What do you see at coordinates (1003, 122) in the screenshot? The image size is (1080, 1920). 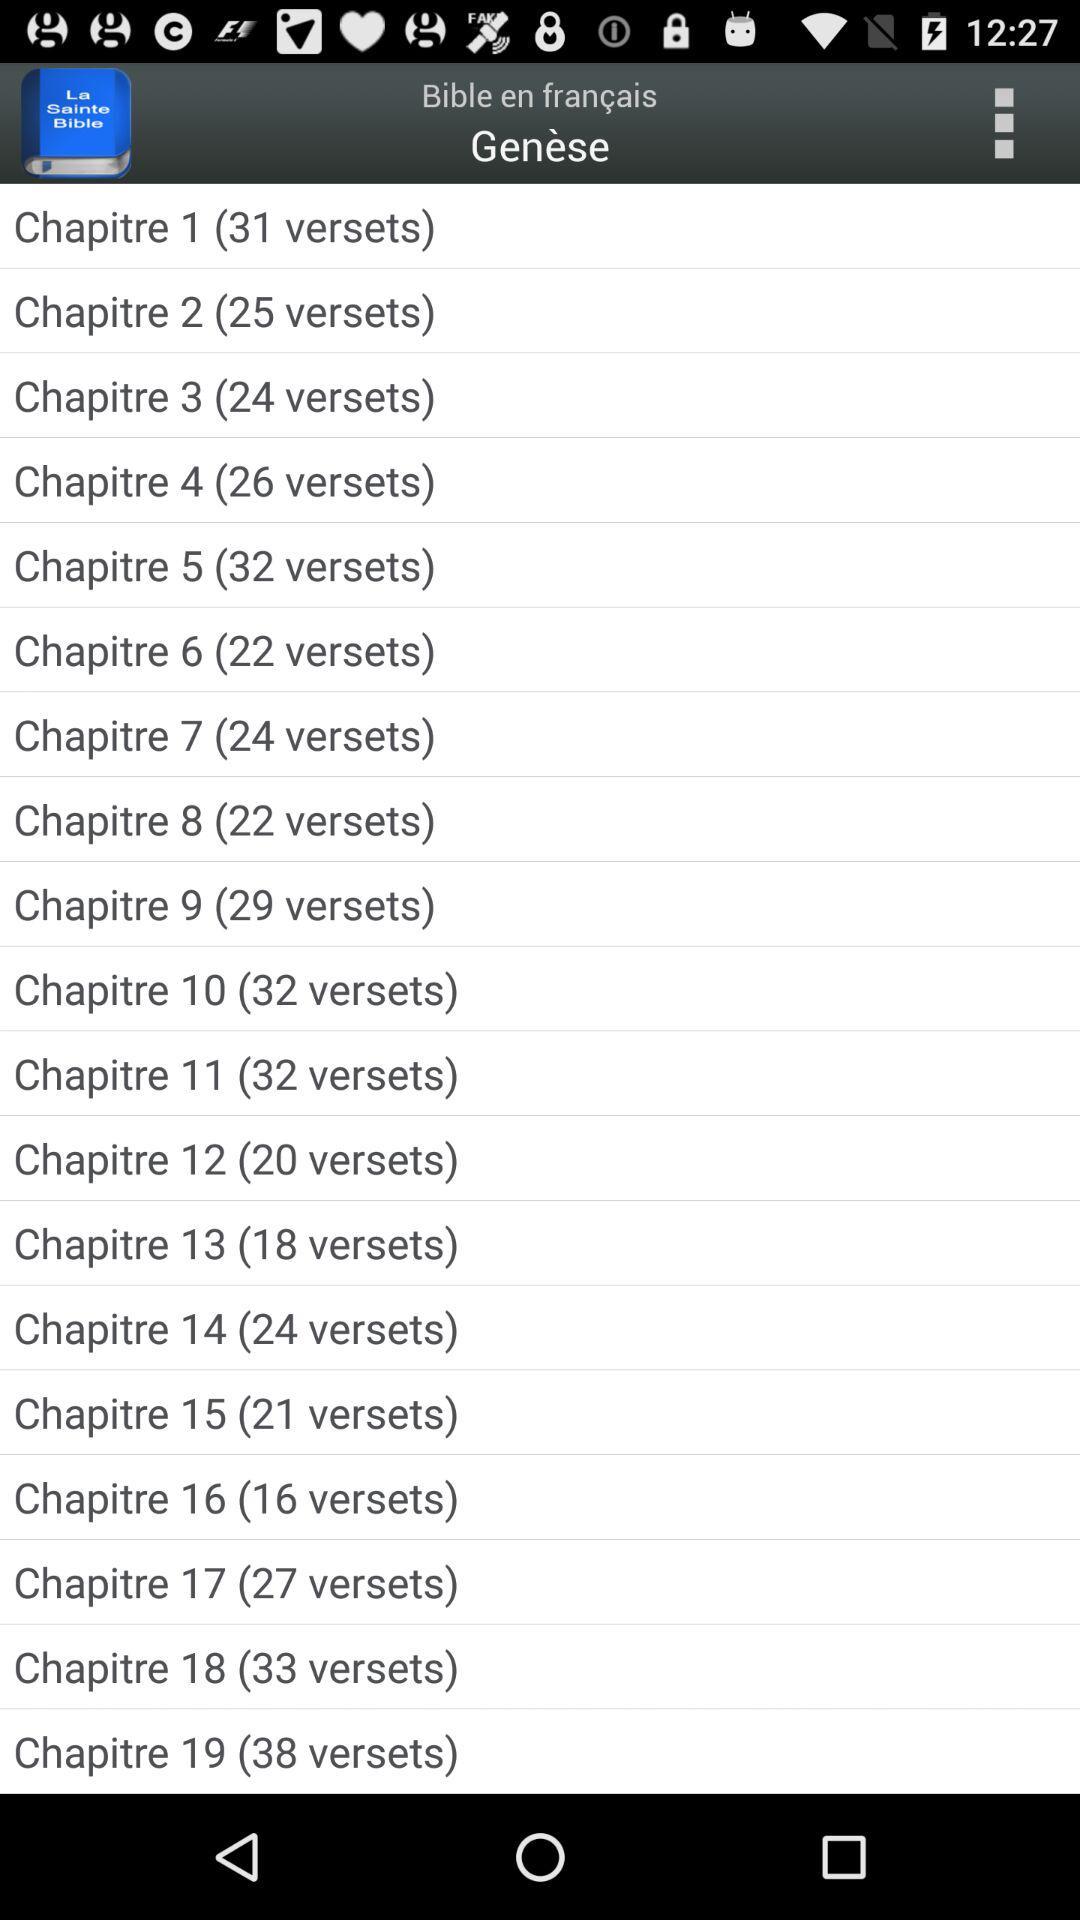 I see `go back` at bounding box center [1003, 122].